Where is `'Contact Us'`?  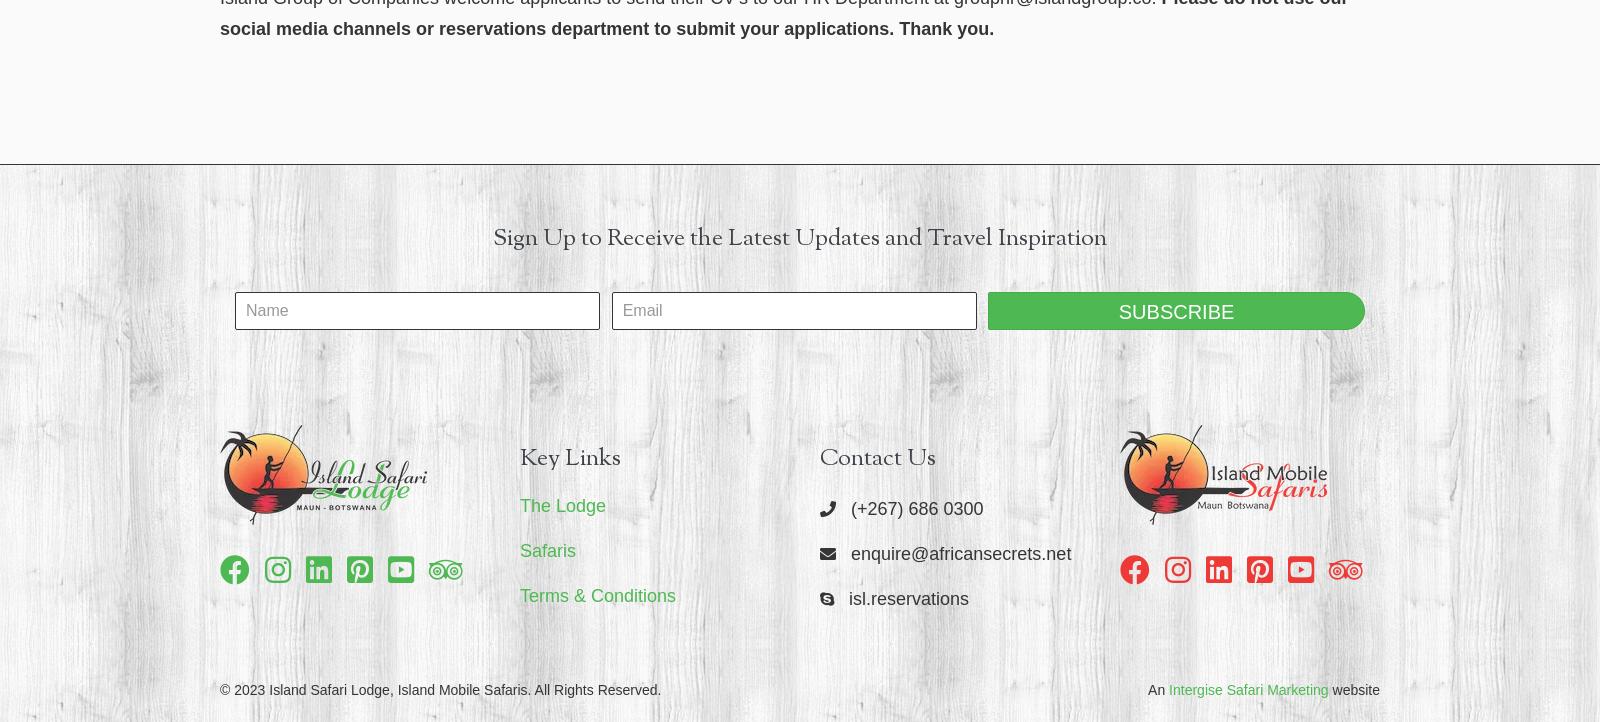 'Contact Us' is located at coordinates (876, 456).